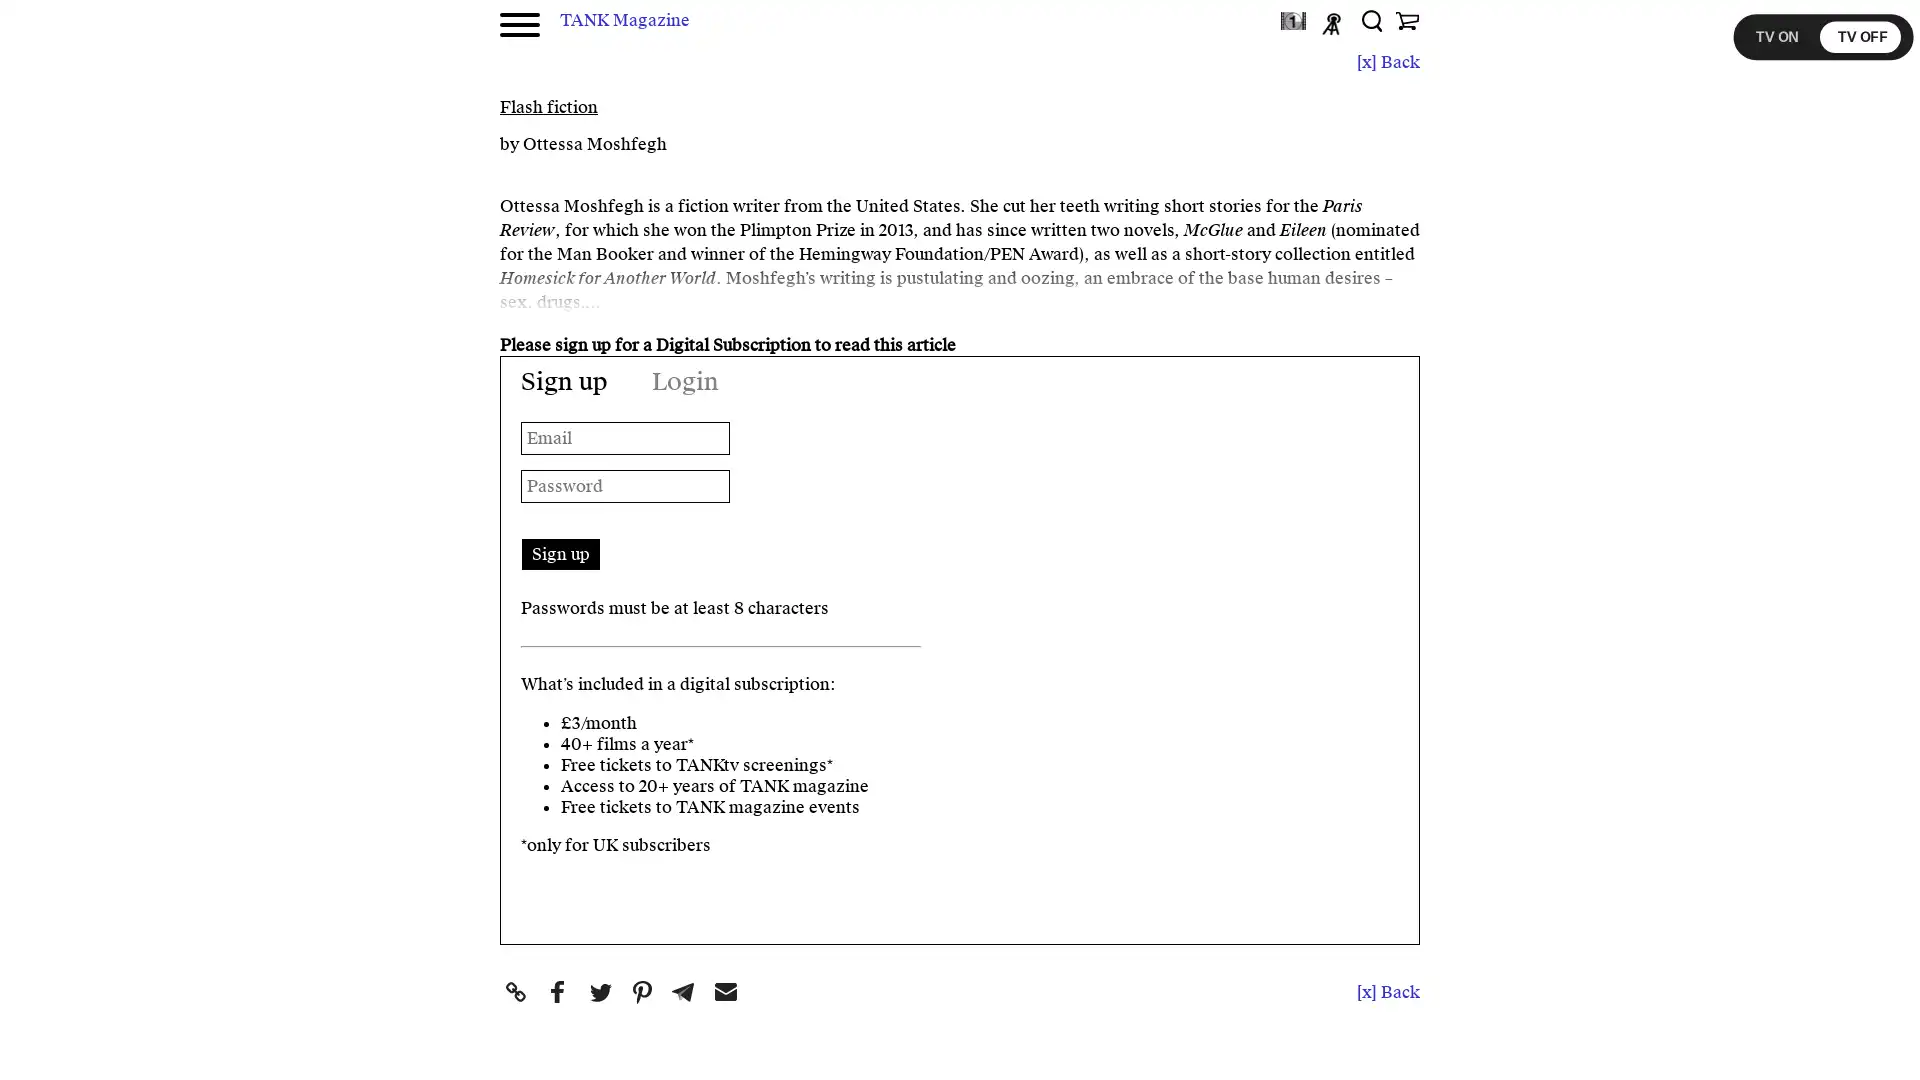  Describe the element at coordinates (1293, 20) in the screenshot. I see `TANKtv` at that location.